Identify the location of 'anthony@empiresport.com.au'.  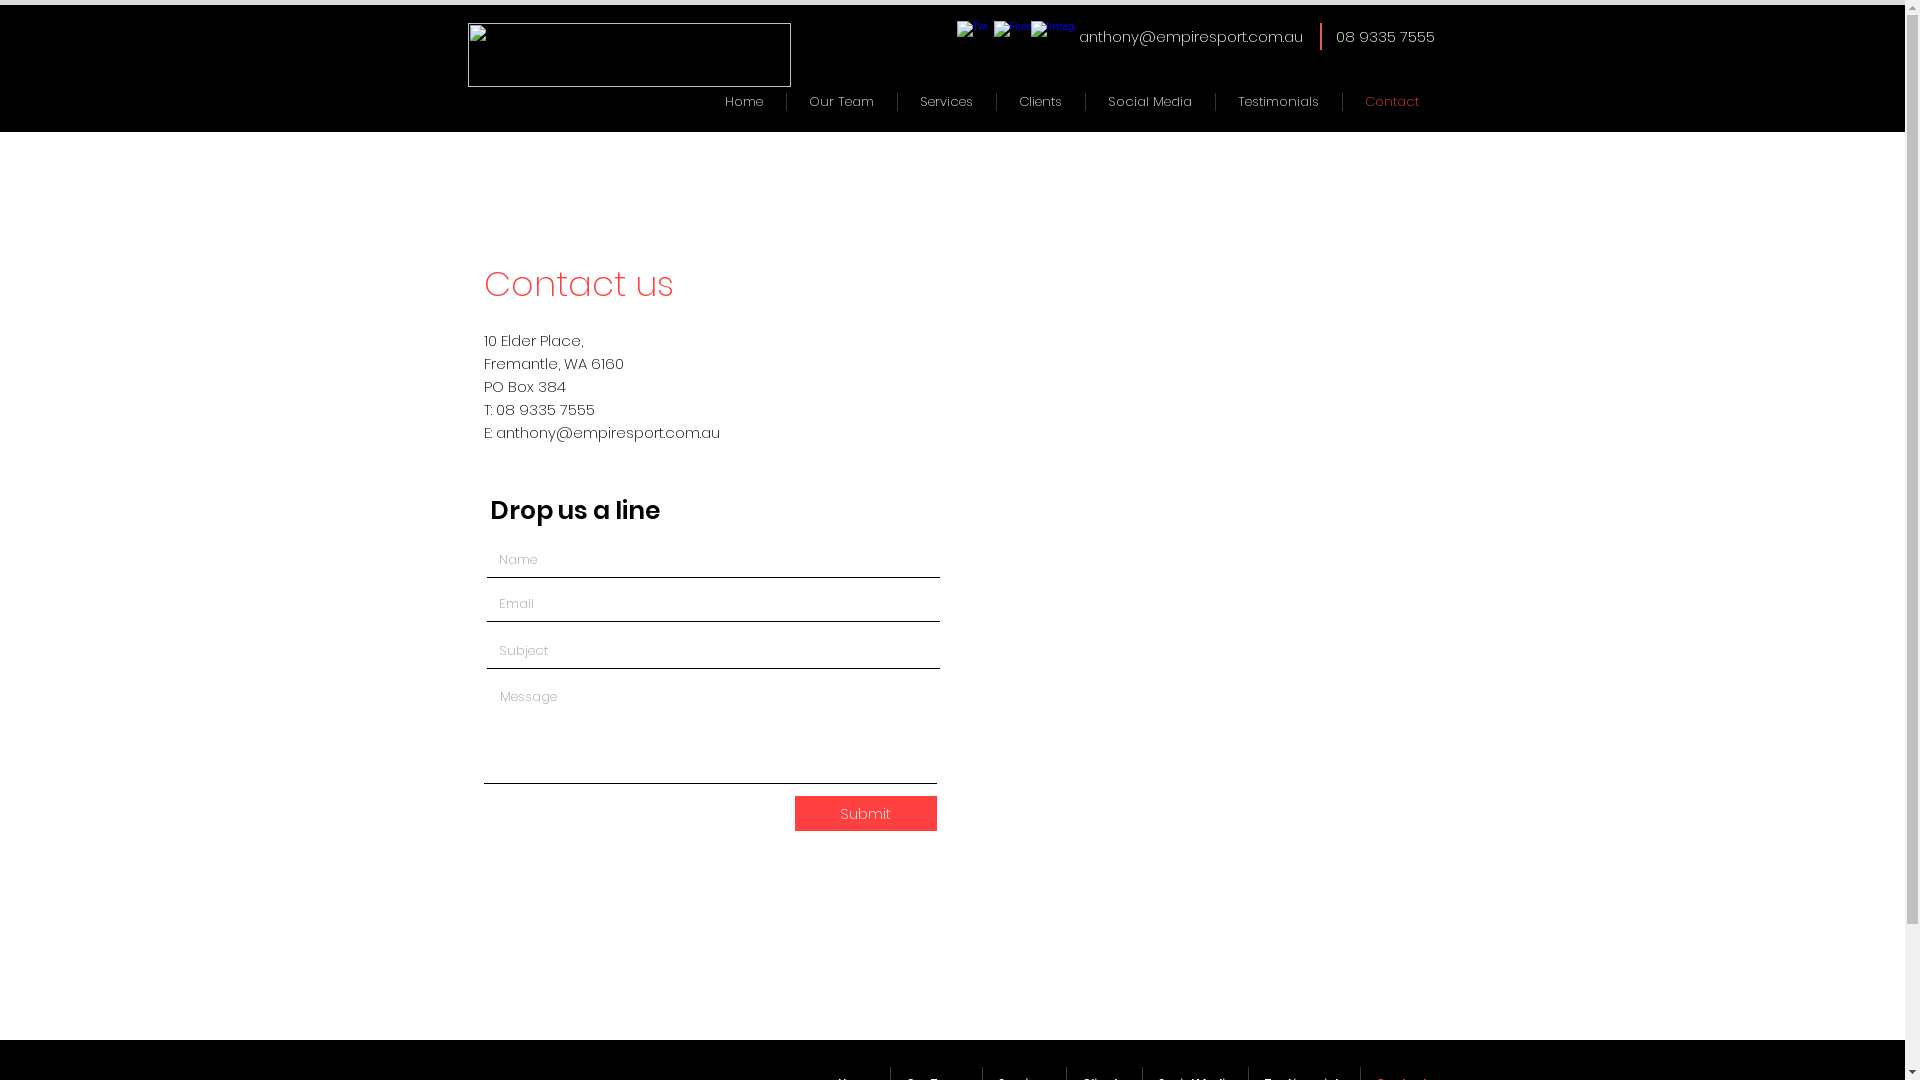
(607, 431).